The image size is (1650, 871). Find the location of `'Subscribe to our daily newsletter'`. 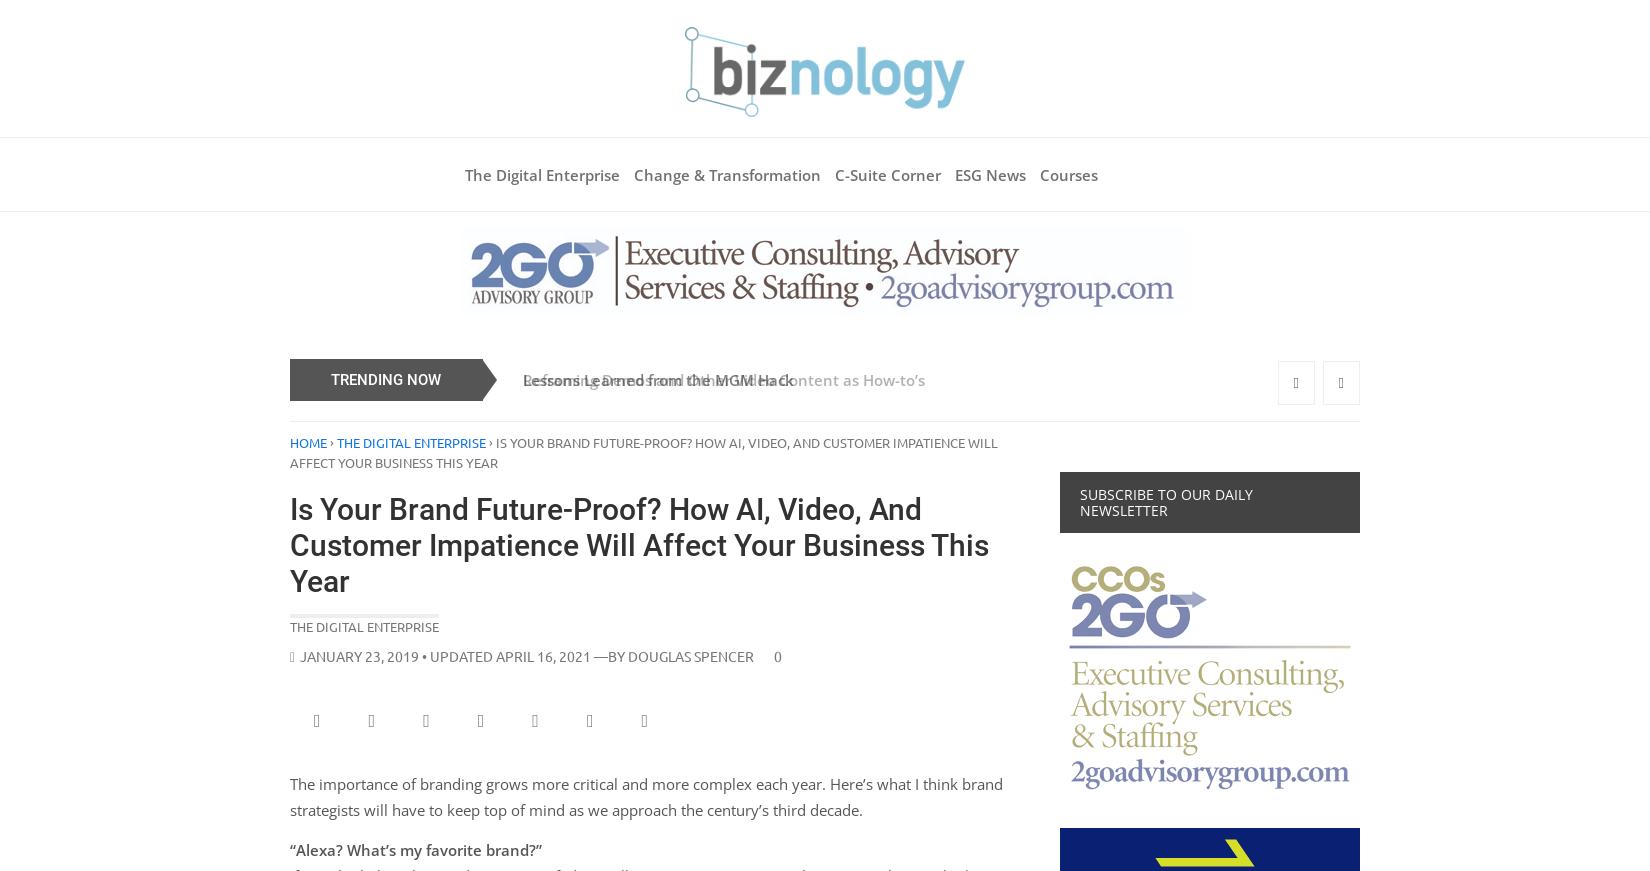

'Subscribe to our daily newsletter' is located at coordinates (1166, 501).